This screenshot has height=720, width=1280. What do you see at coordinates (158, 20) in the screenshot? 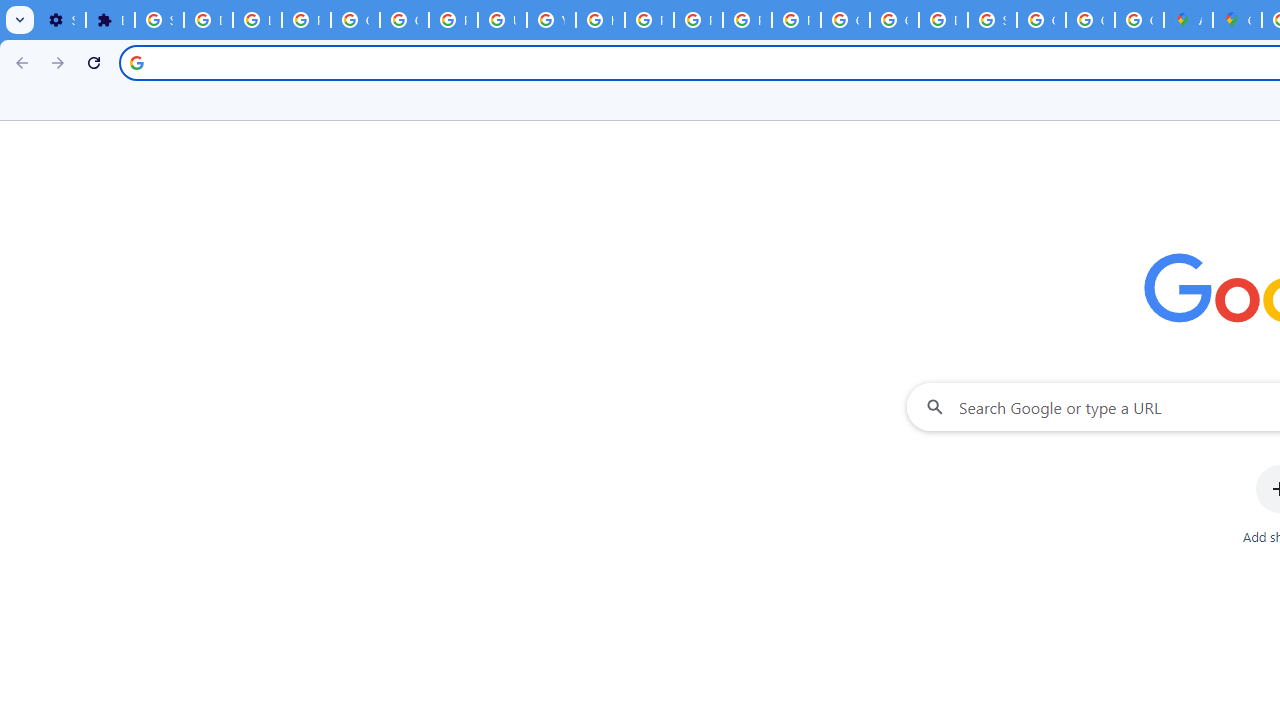
I see `'Sign in - Google Accounts'` at bounding box center [158, 20].